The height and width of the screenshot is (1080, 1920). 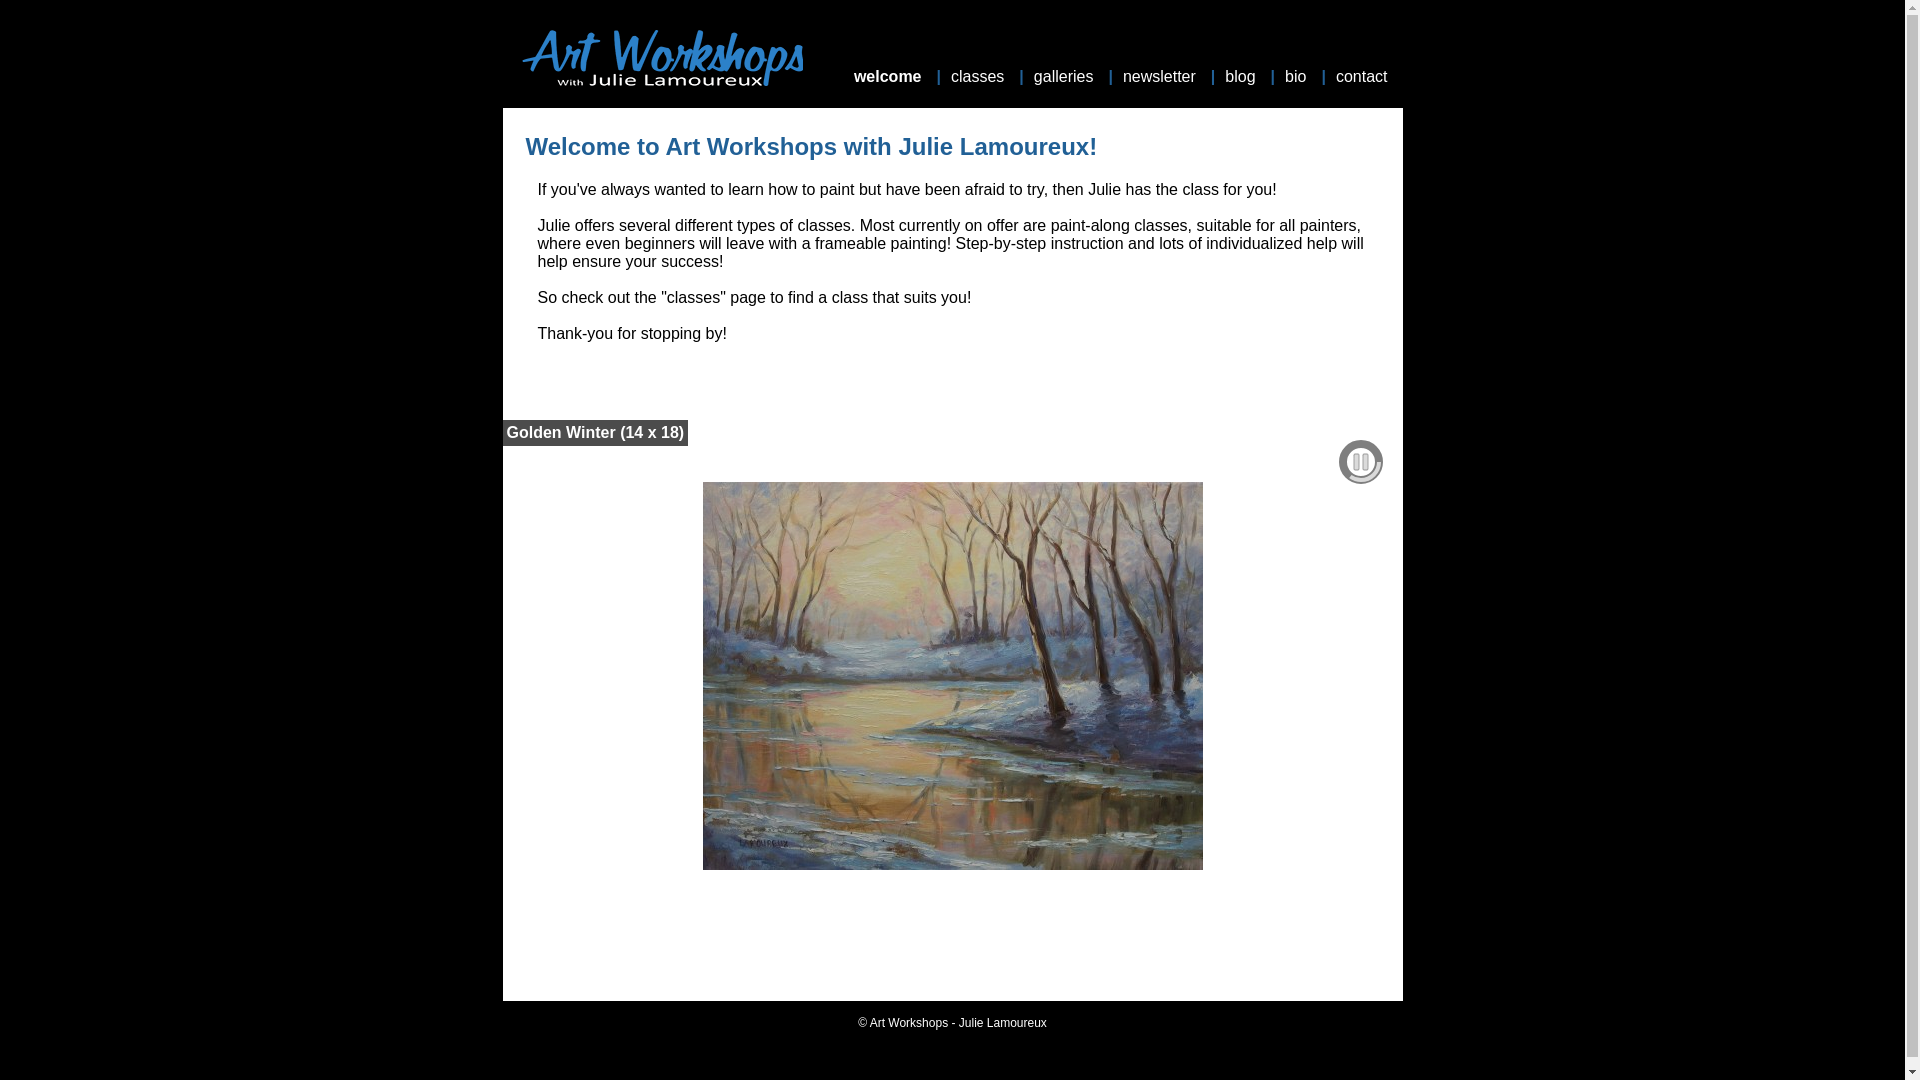 What do you see at coordinates (1297, 76) in the screenshot?
I see `'bio'` at bounding box center [1297, 76].